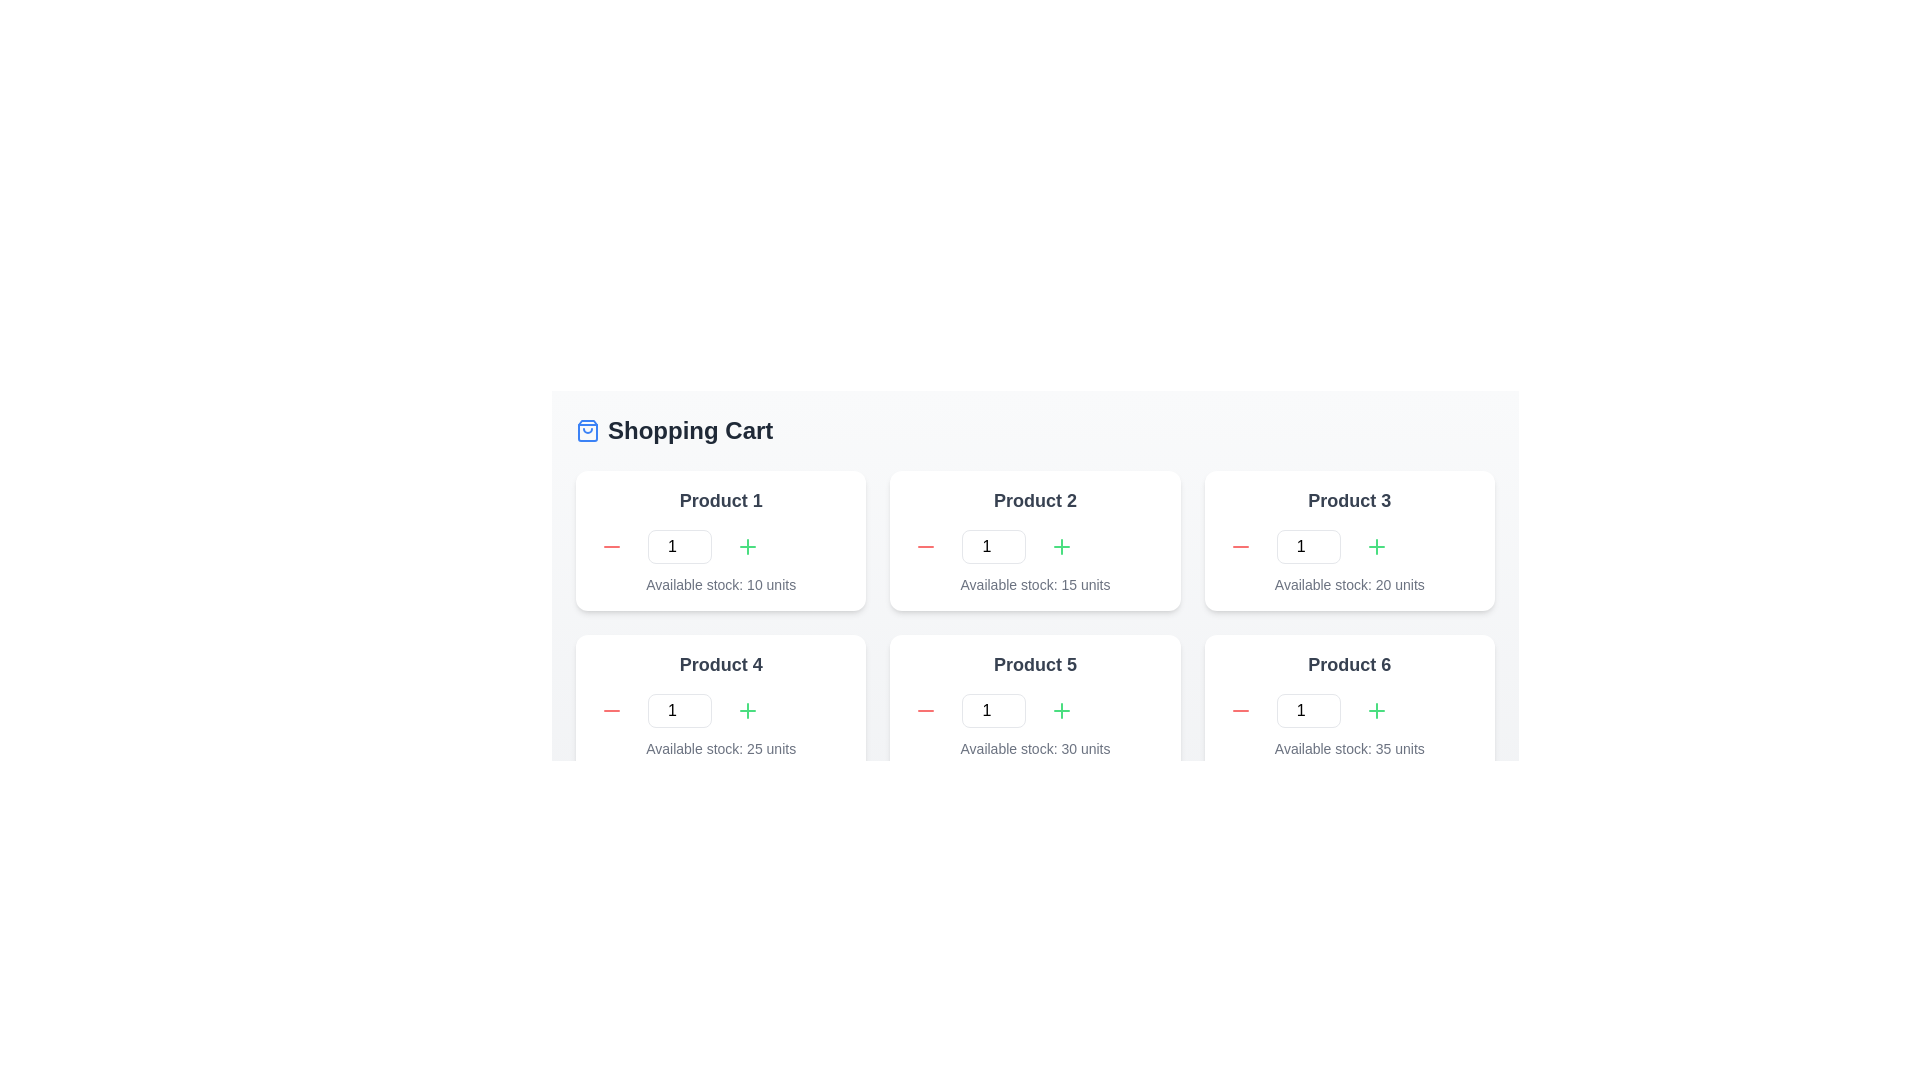  Describe the element at coordinates (925, 547) in the screenshot. I see `the decrement SVG icon within the red circular button for 'Product 2'` at that location.